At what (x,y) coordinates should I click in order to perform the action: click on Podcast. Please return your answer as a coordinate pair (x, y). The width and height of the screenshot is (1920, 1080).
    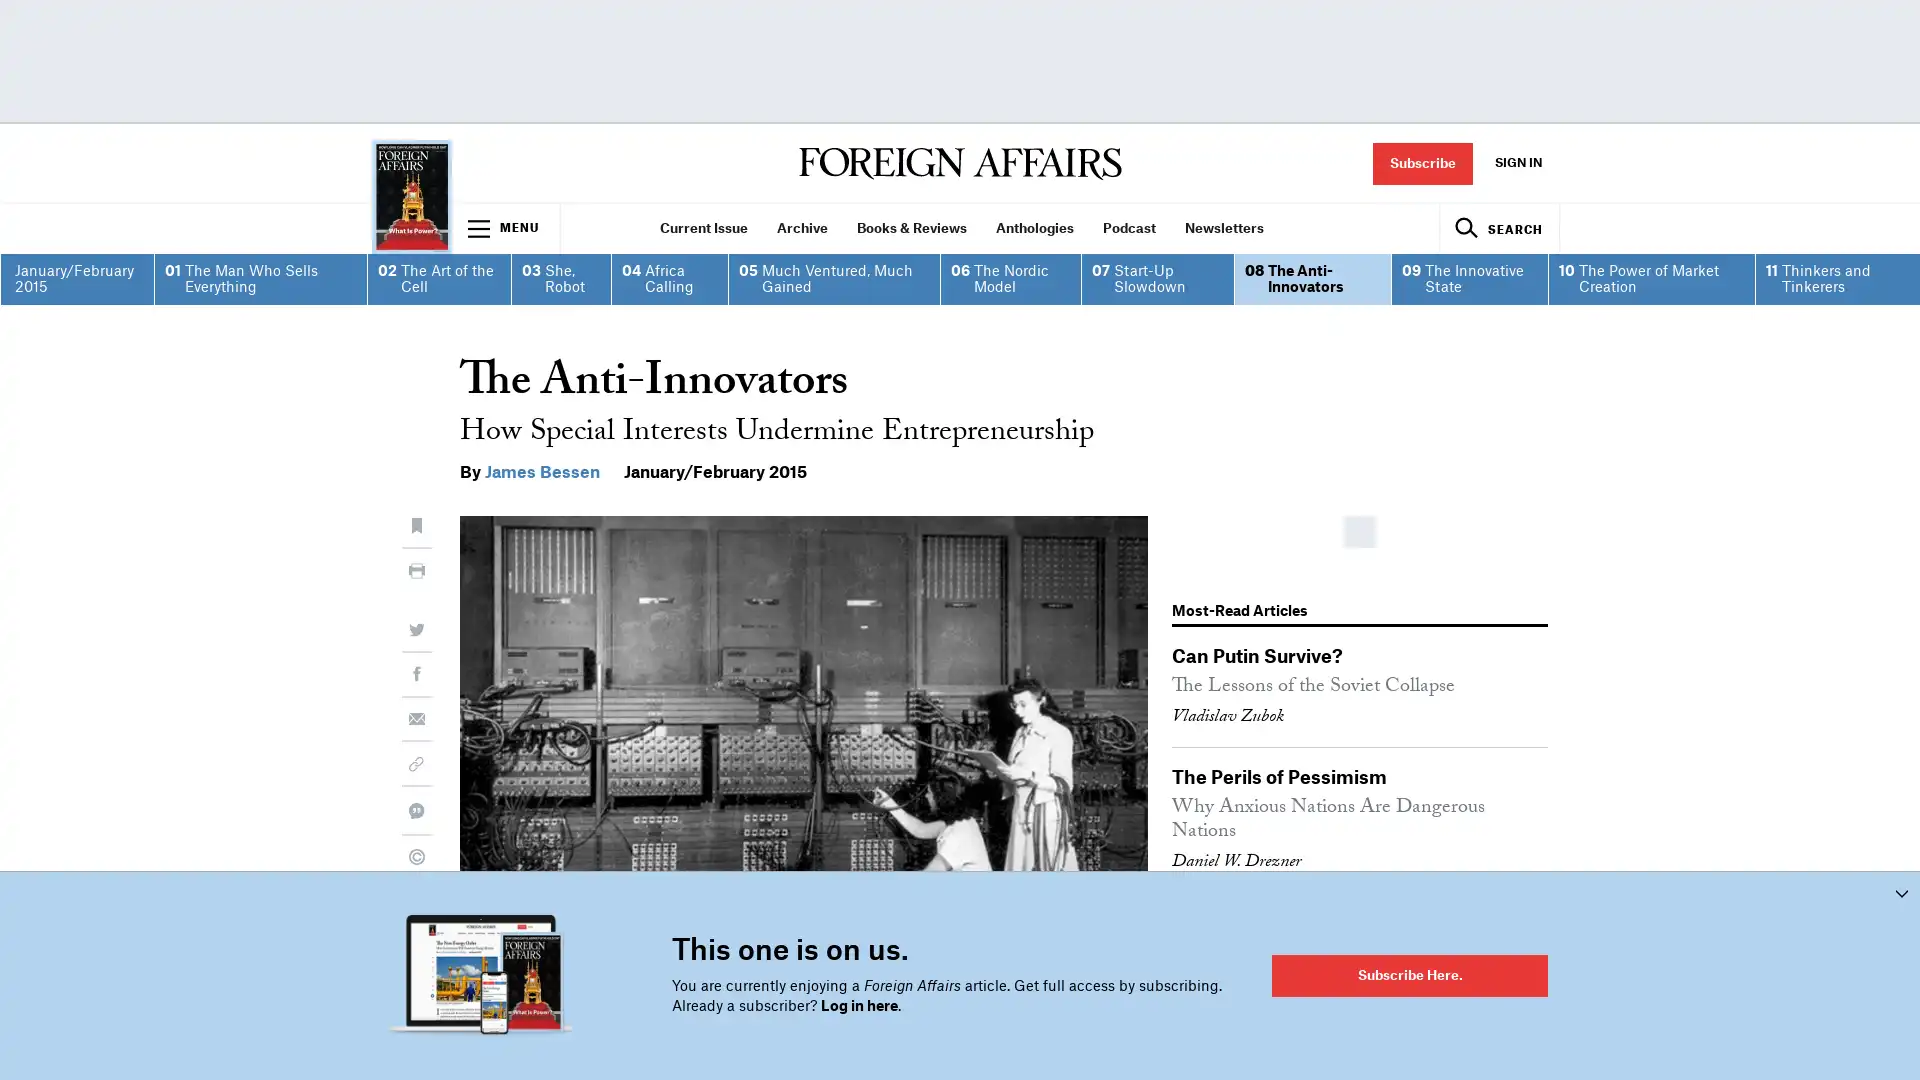
    Looking at the image, I should click on (1128, 227).